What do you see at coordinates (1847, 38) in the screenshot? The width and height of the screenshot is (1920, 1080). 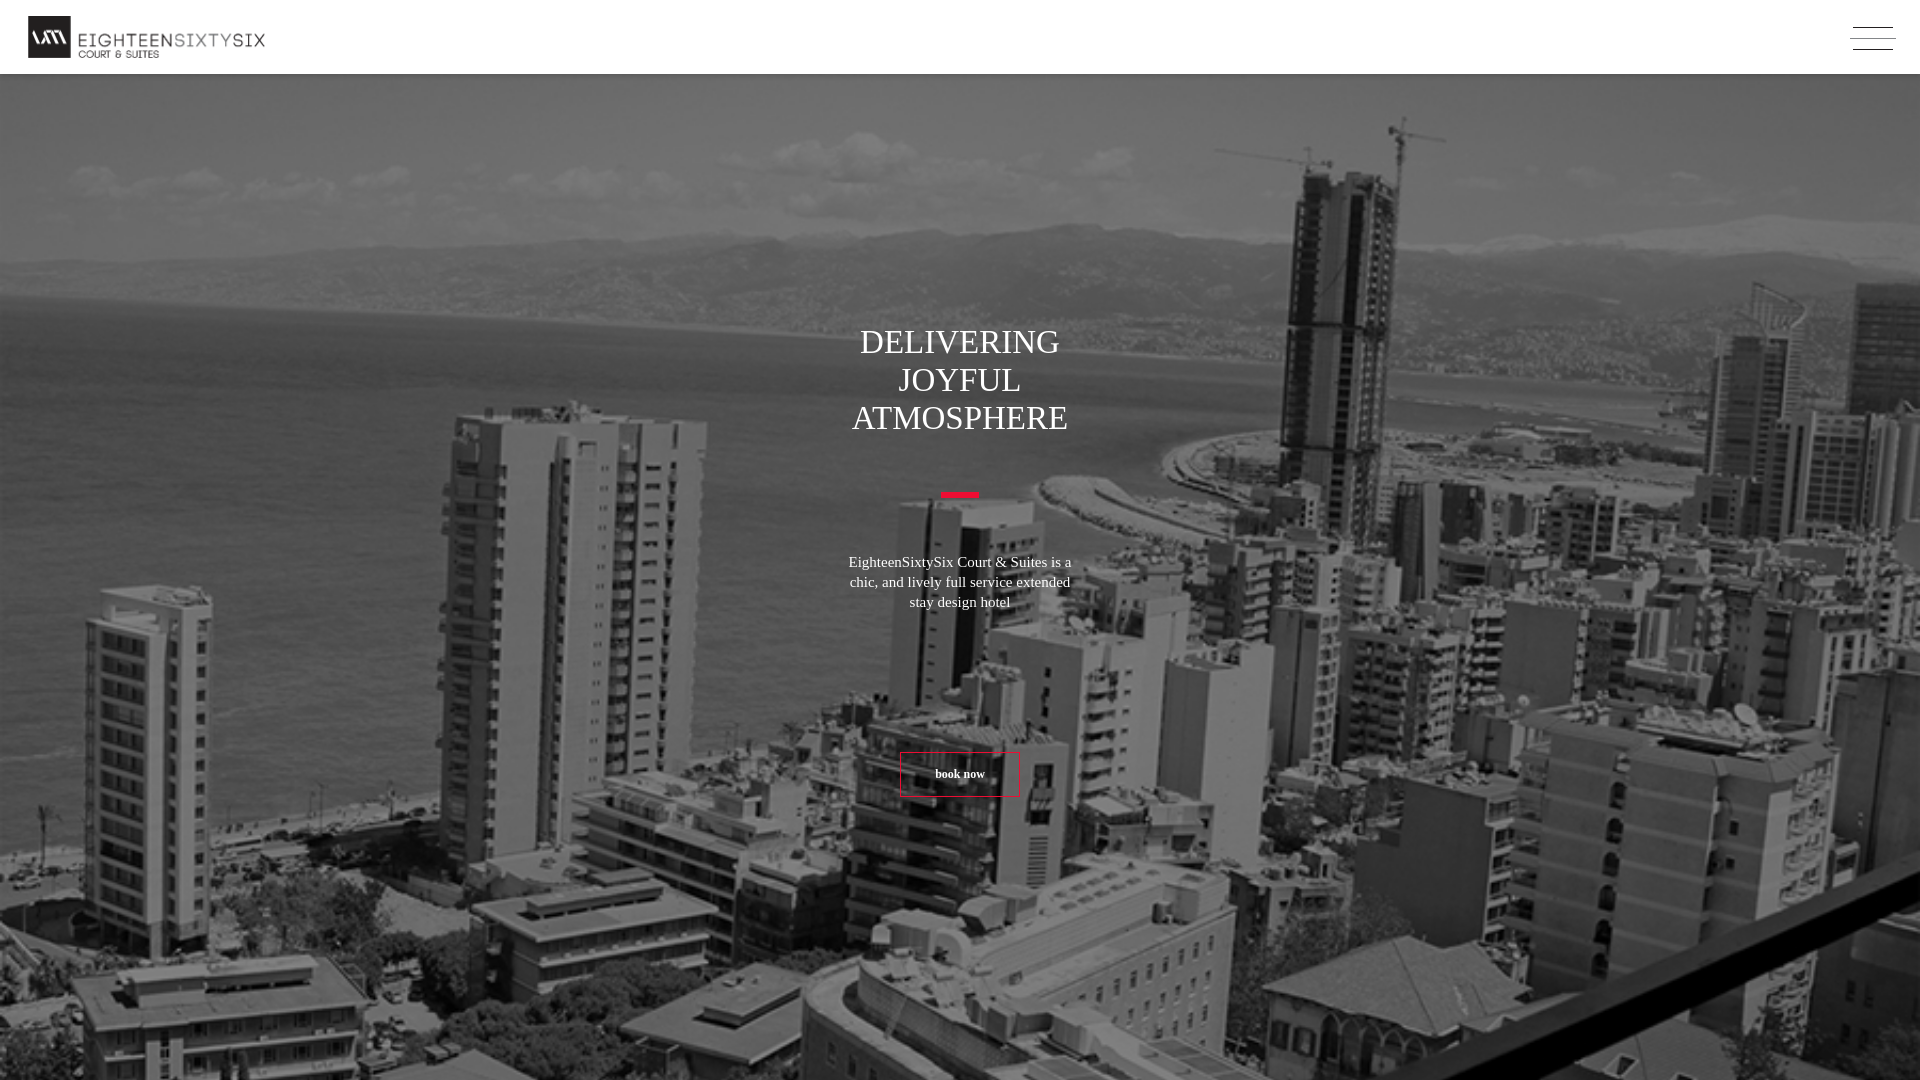 I see `'menu'` at bounding box center [1847, 38].